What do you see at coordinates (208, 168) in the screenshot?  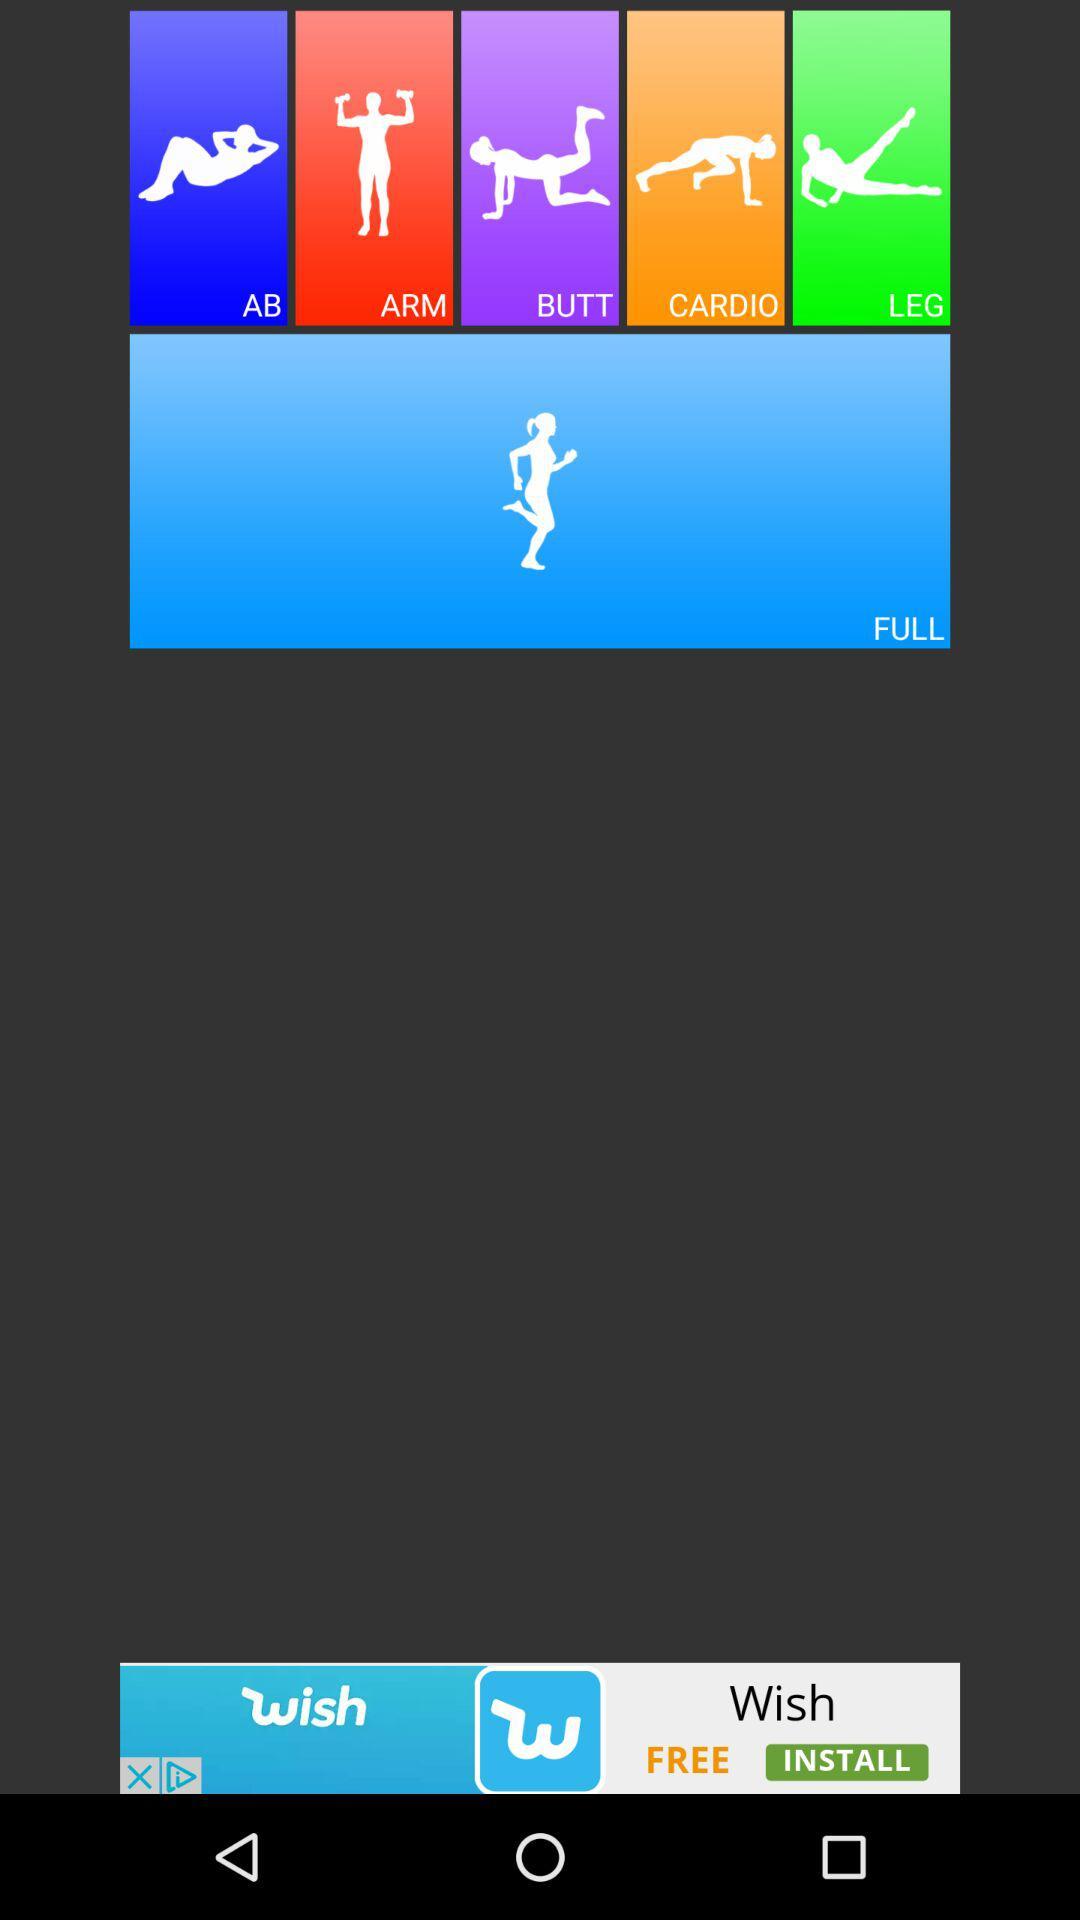 I see `show abdominal exercises` at bounding box center [208, 168].